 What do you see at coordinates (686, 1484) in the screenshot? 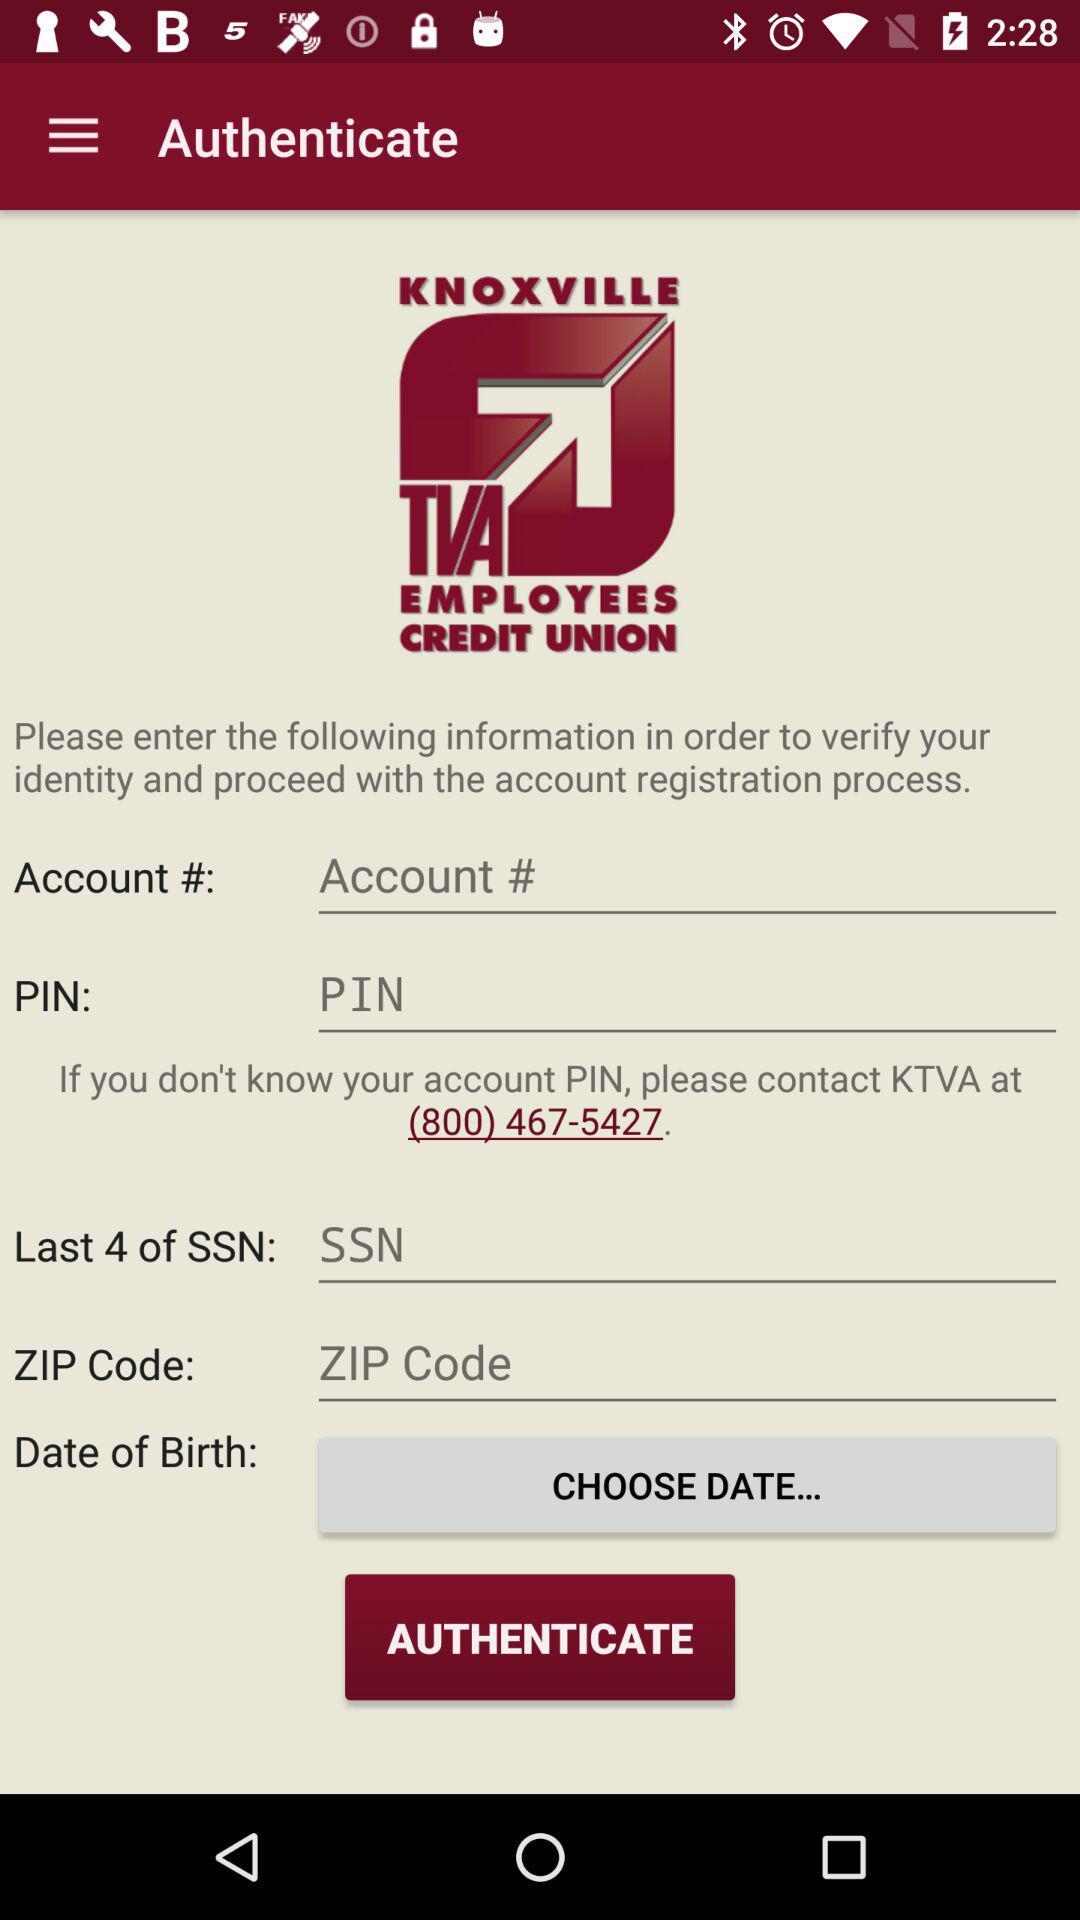
I see `the icon above the authenticate item` at bounding box center [686, 1484].